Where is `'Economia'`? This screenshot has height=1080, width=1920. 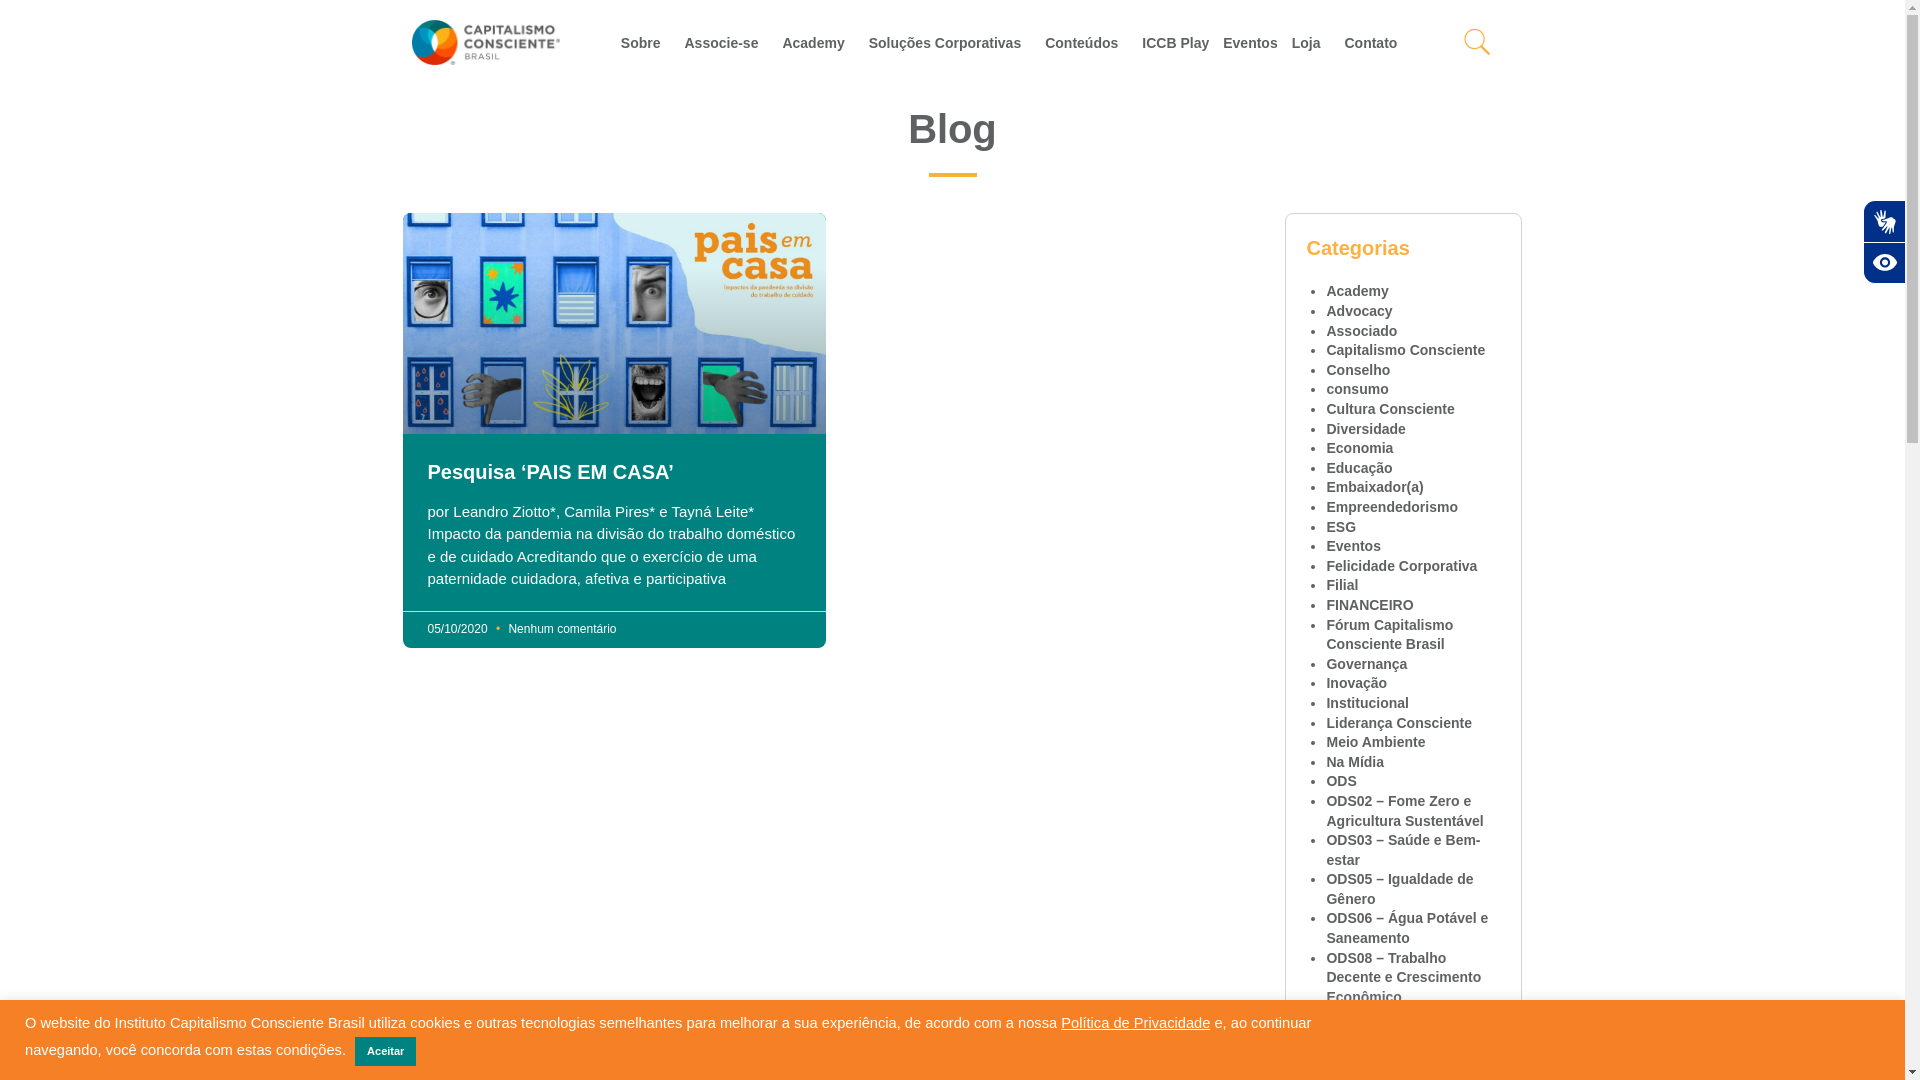 'Economia' is located at coordinates (1359, 446).